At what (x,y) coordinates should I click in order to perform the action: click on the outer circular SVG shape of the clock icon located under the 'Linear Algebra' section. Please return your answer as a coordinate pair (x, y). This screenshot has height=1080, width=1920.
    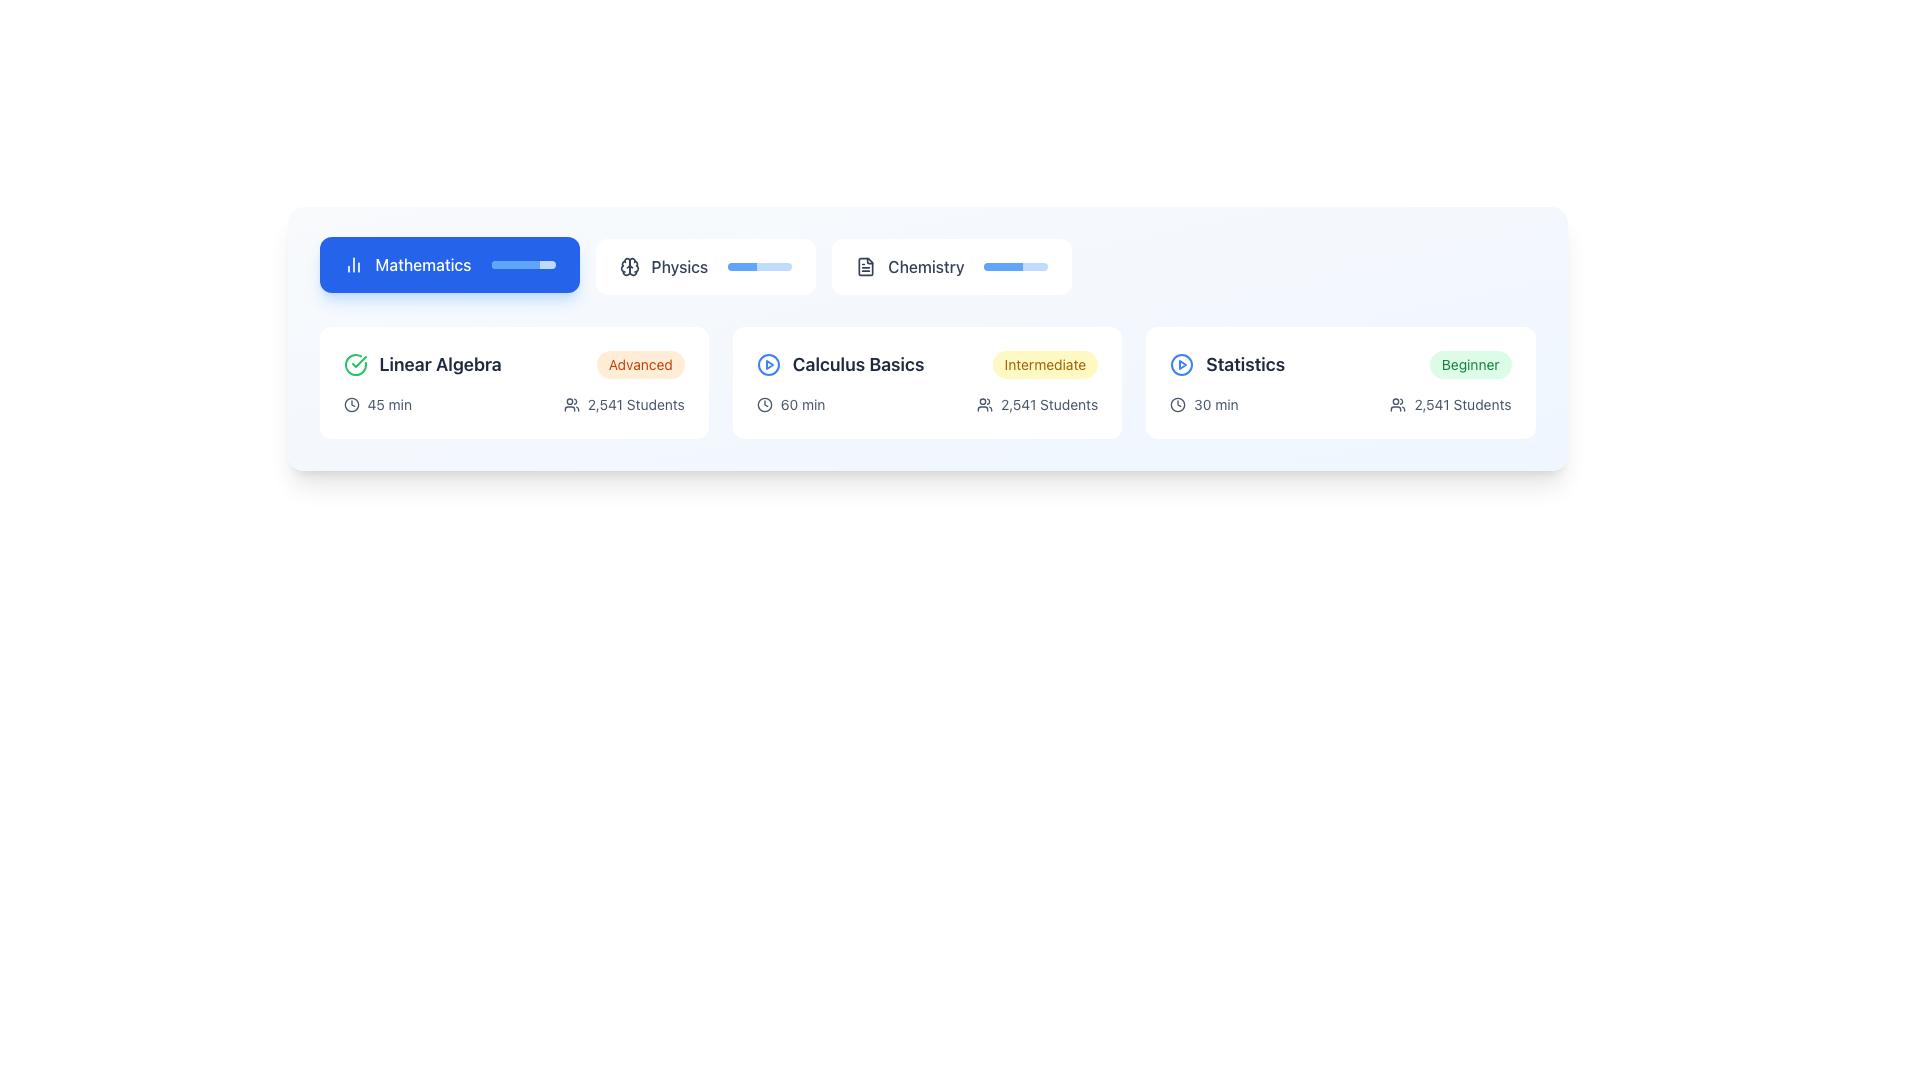
    Looking at the image, I should click on (351, 405).